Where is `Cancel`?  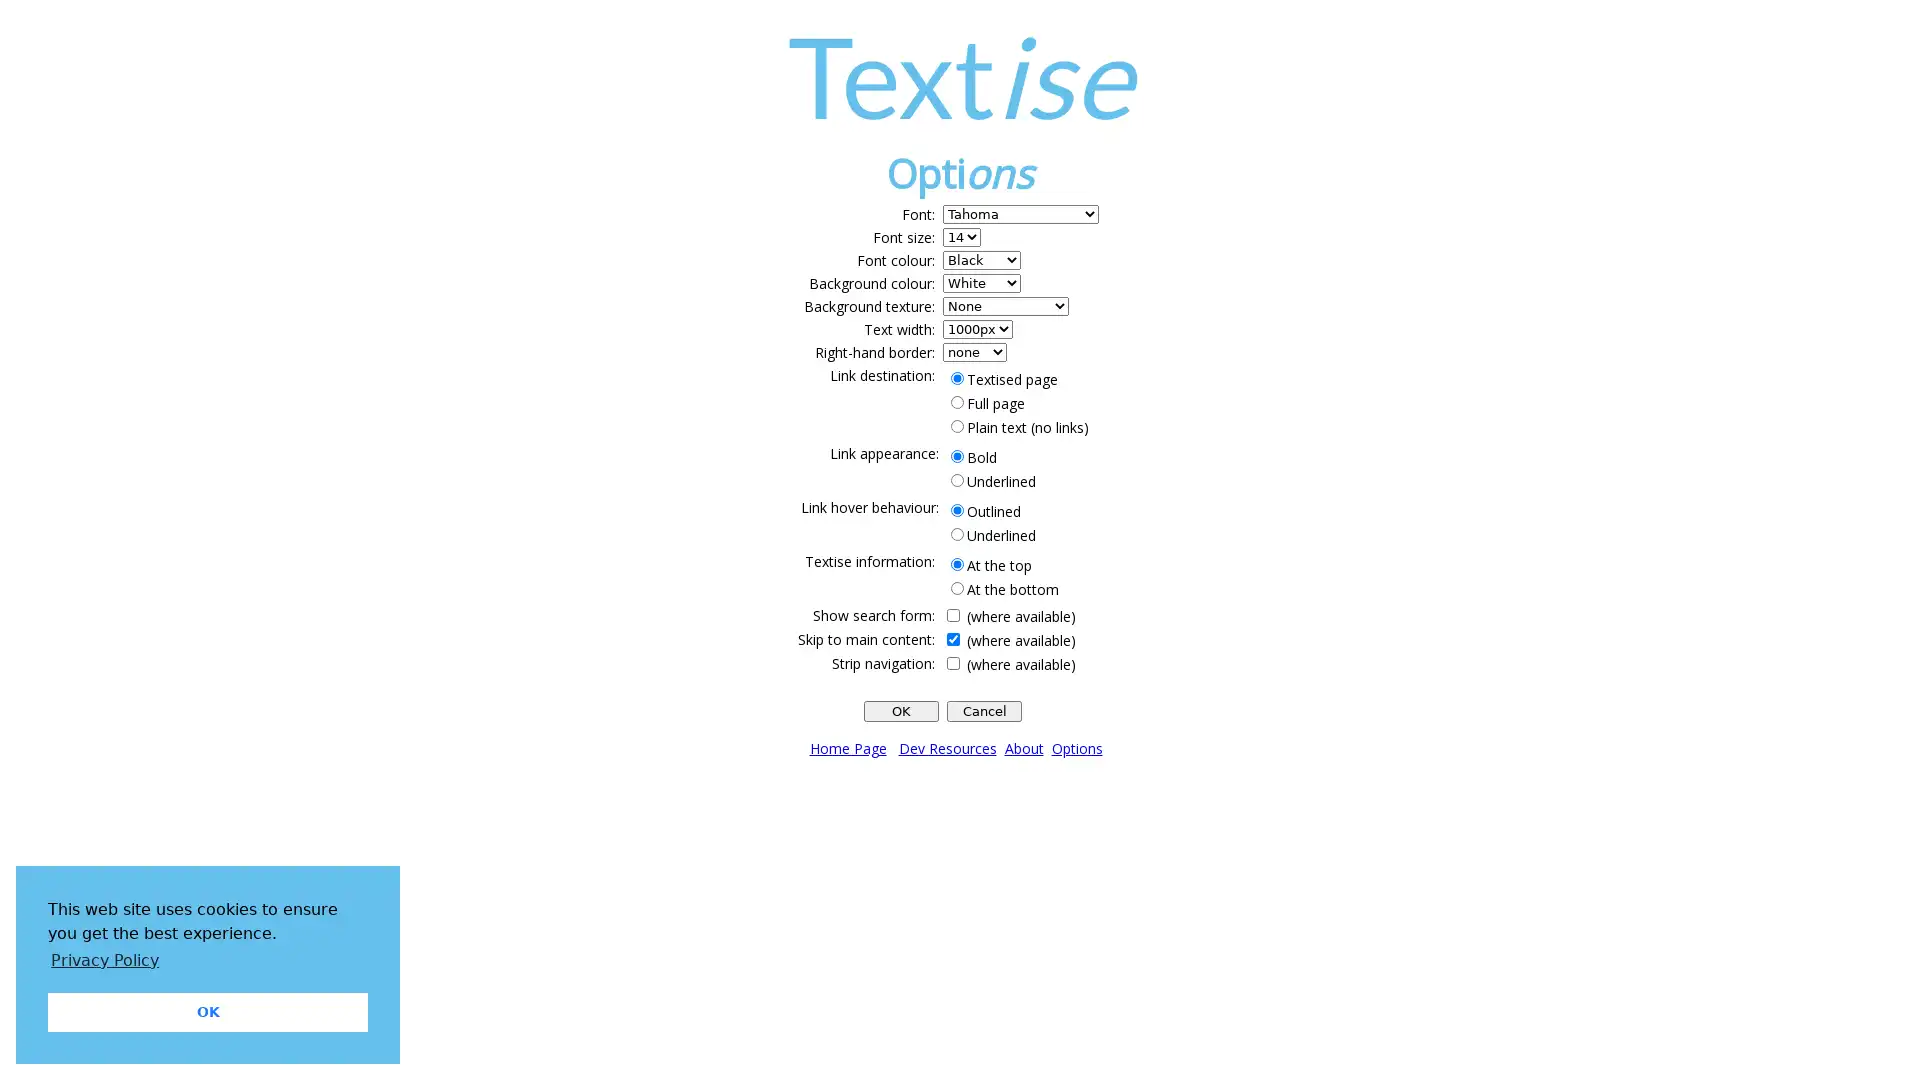 Cancel is located at coordinates (984, 710).